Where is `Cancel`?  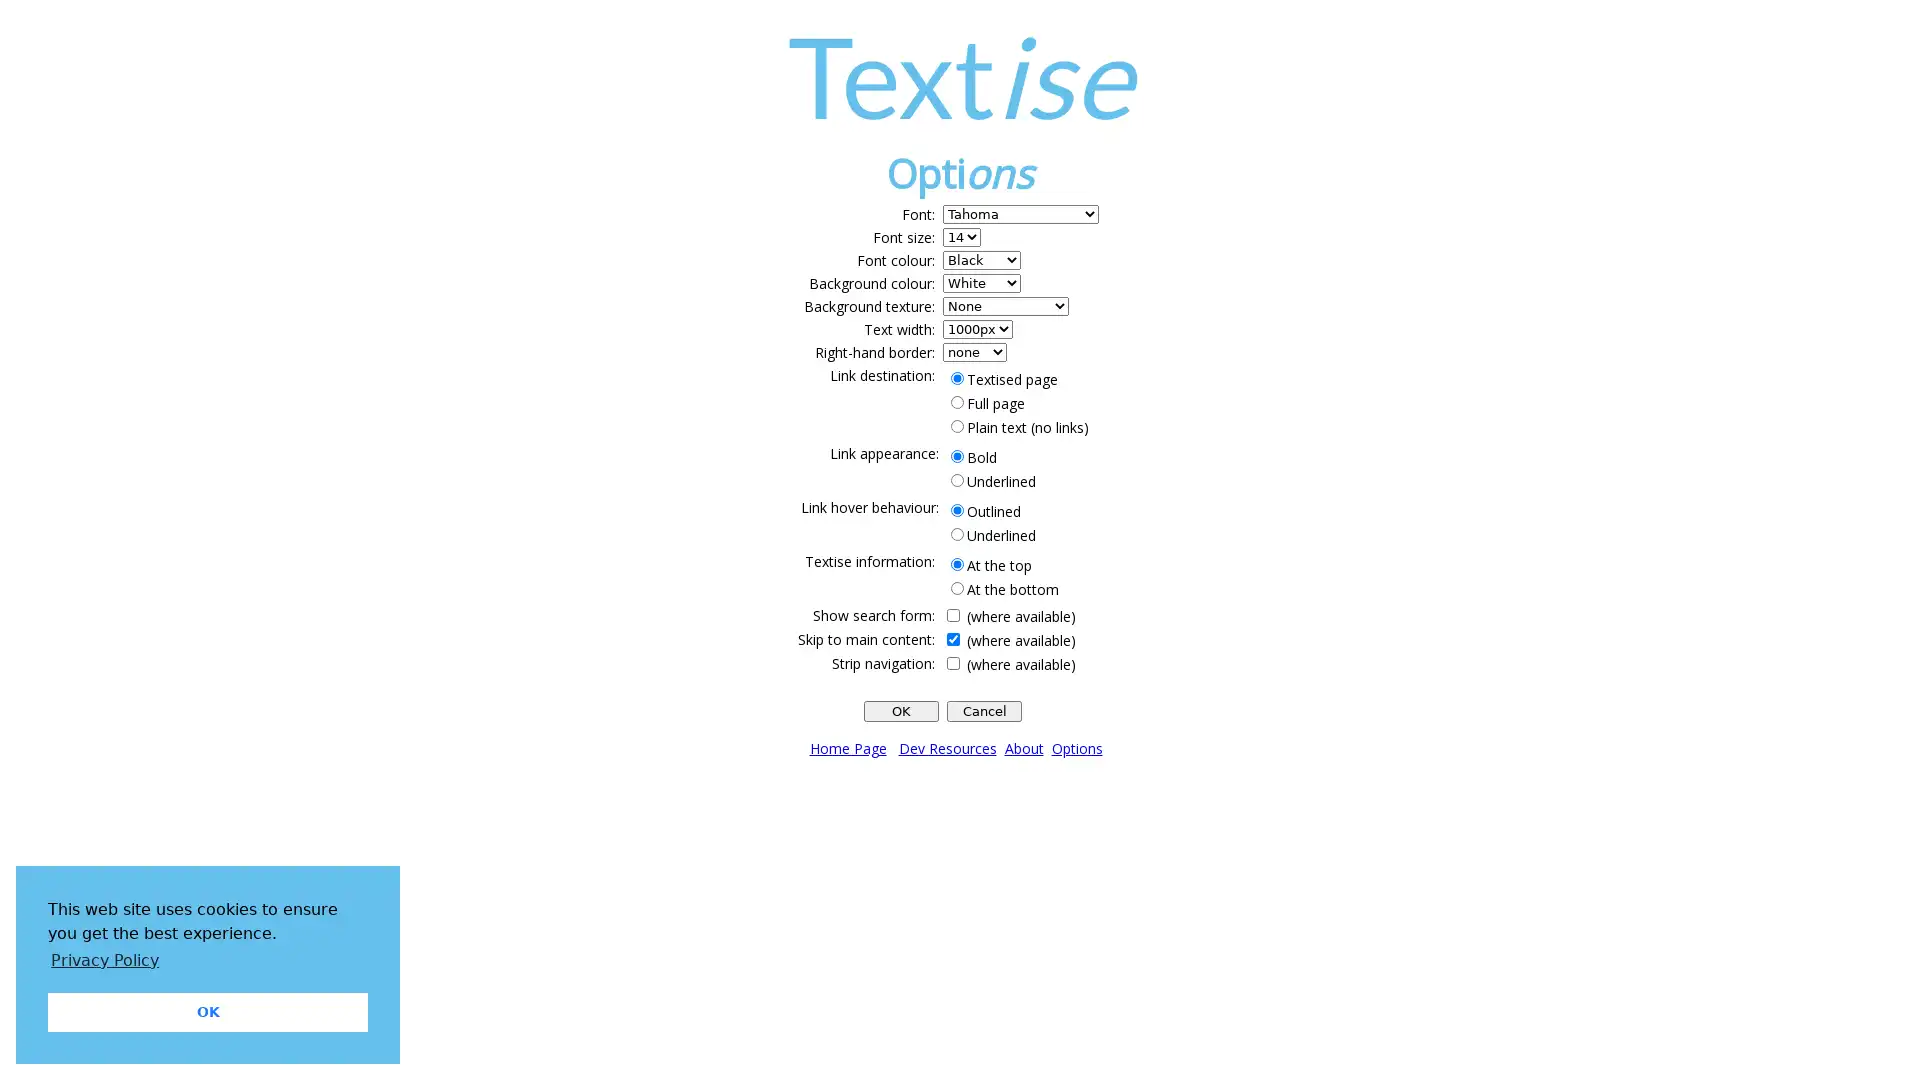 Cancel is located at coordinates (984, 710).